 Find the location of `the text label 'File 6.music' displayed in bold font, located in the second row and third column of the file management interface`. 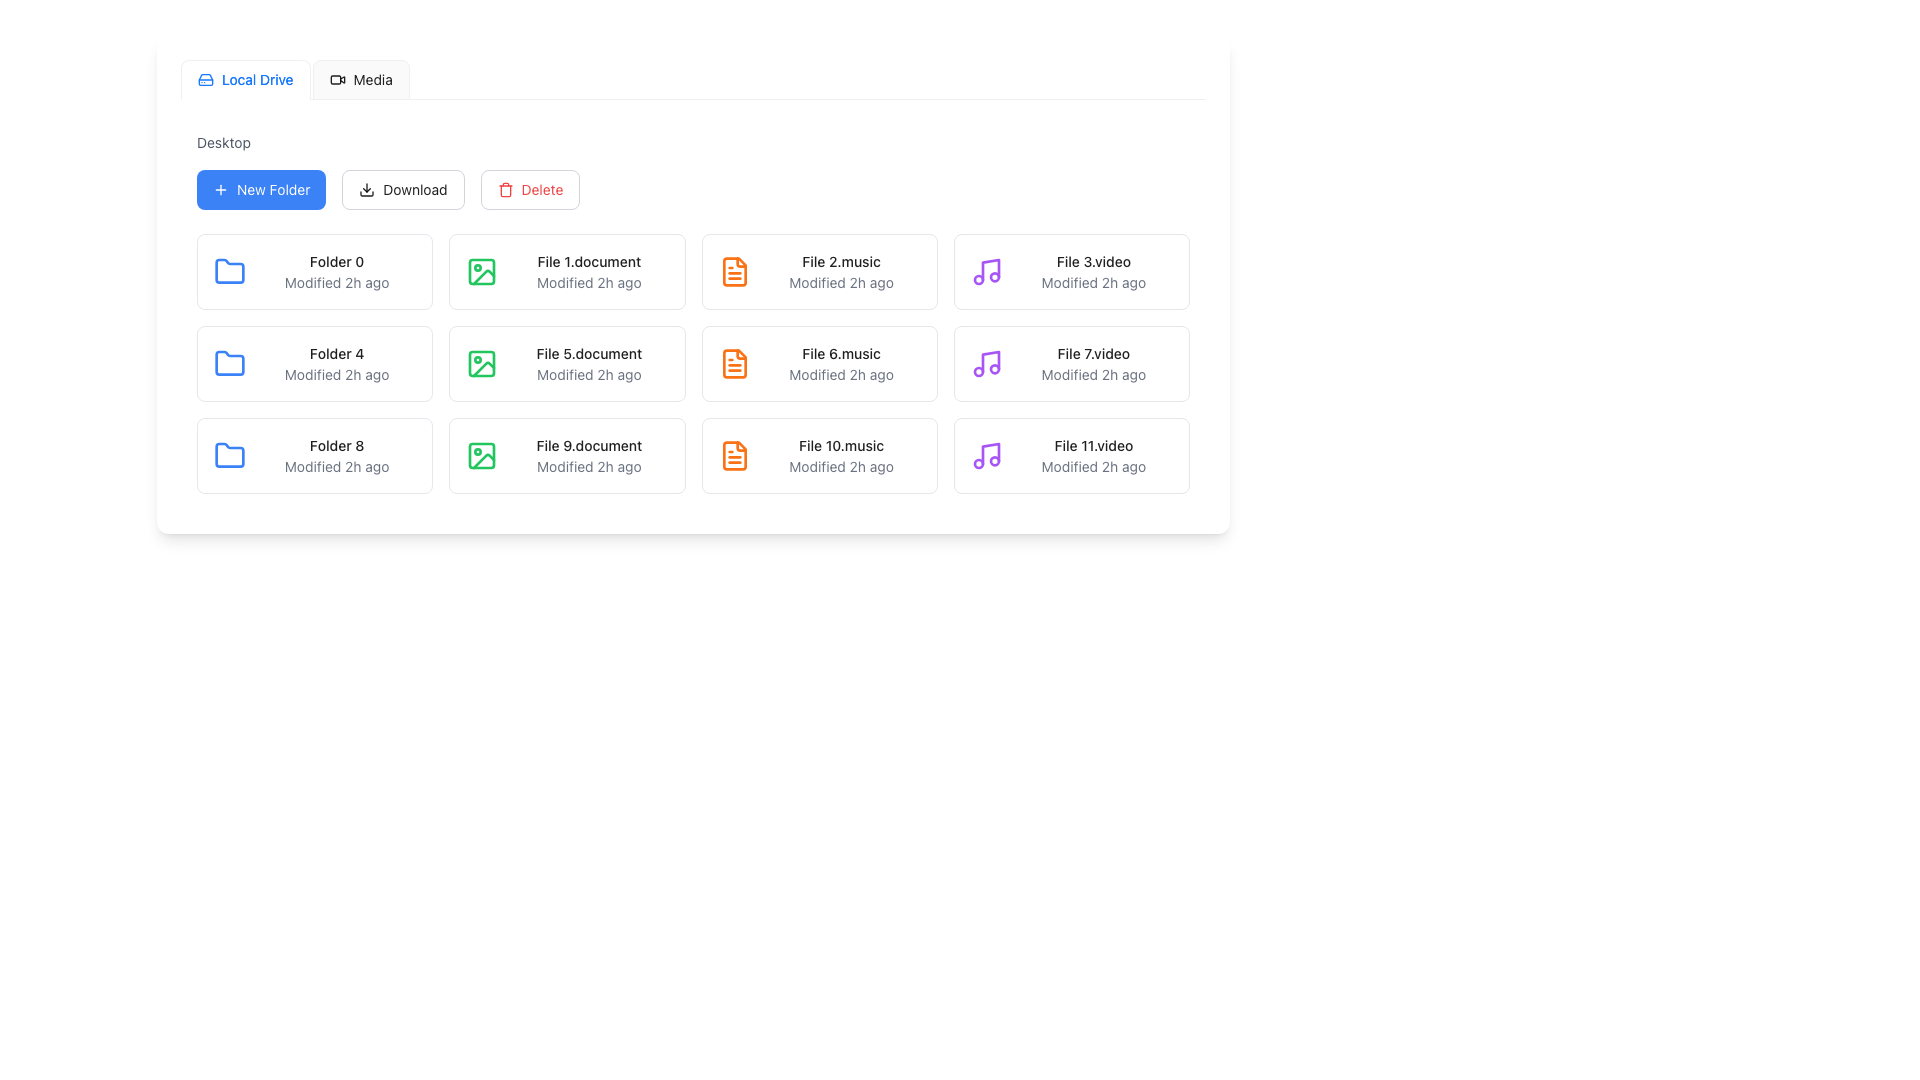

the text label 'File 6.music' displayed in bold font, located in the second row and third column of the file management interface is located at coordinates (841, 353).